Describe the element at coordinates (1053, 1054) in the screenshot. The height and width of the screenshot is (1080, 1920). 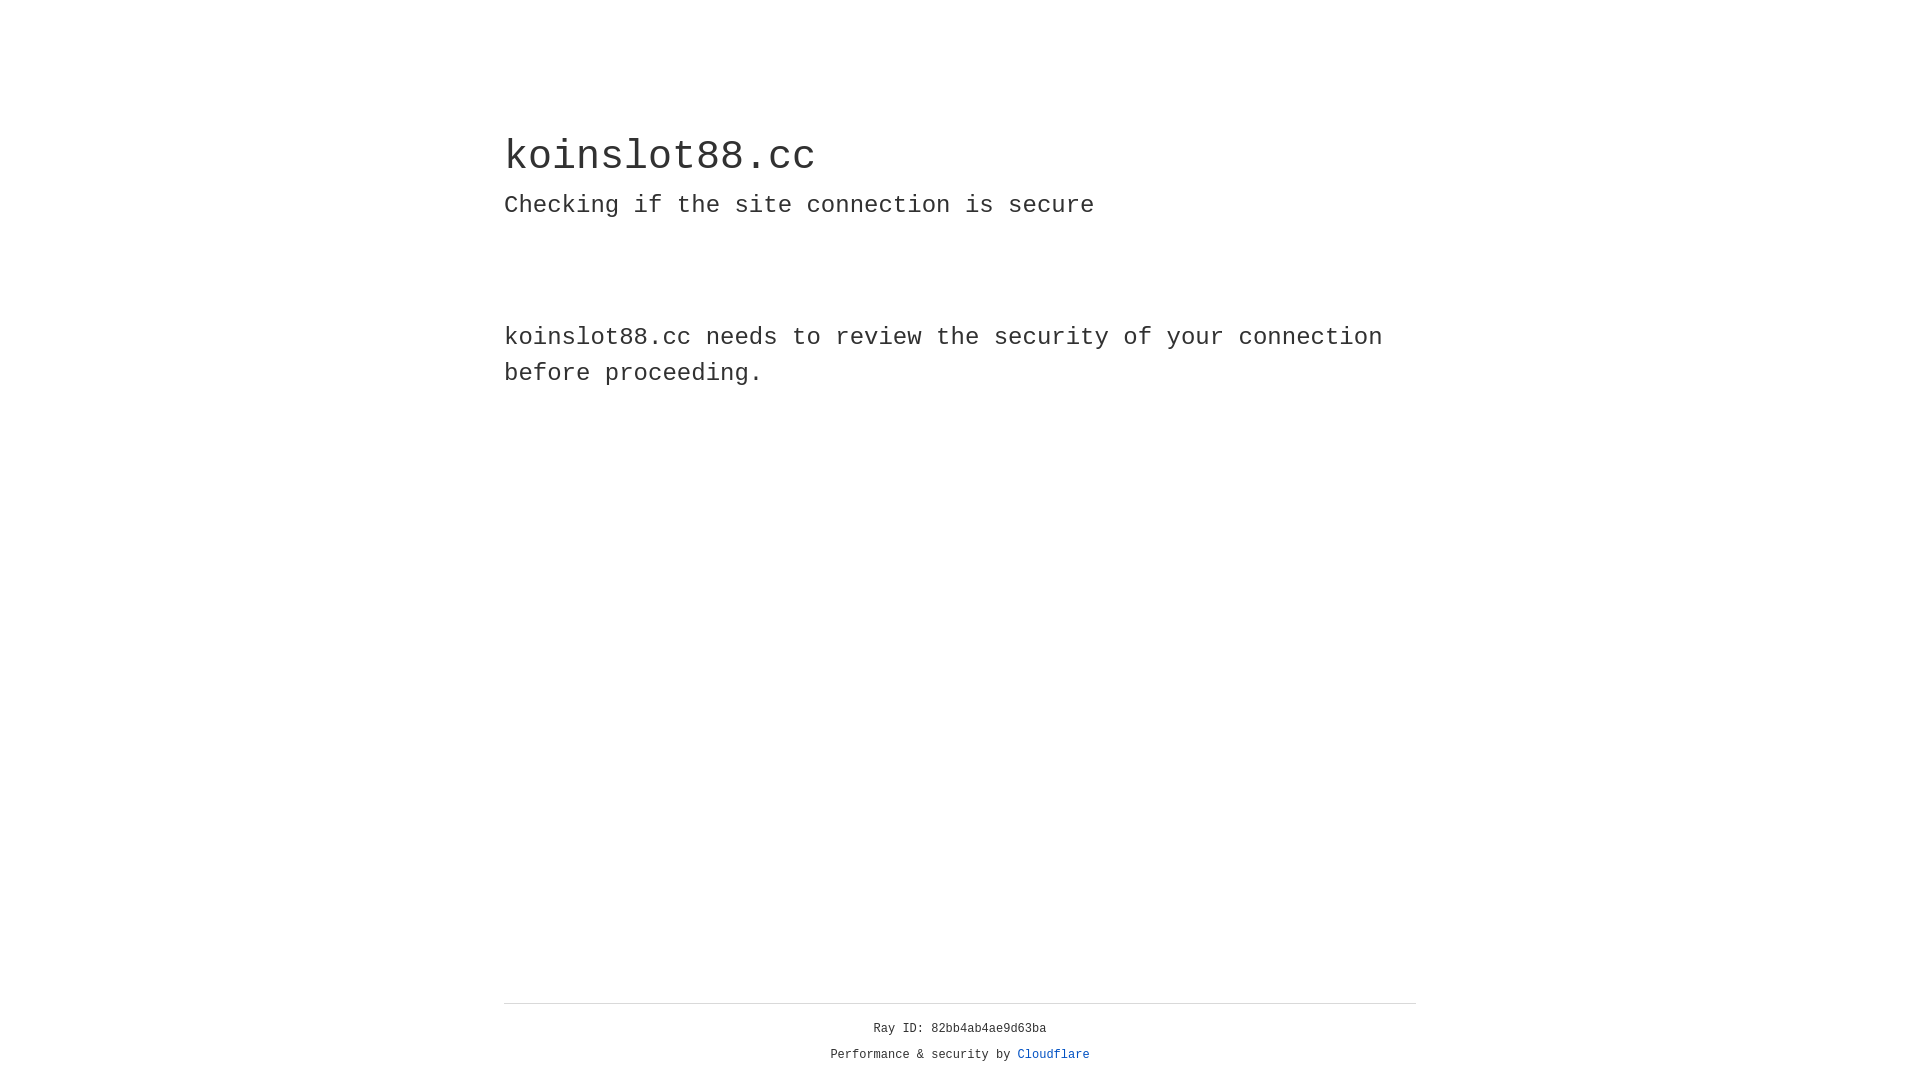
I see `'Cloudflare'` at that location.